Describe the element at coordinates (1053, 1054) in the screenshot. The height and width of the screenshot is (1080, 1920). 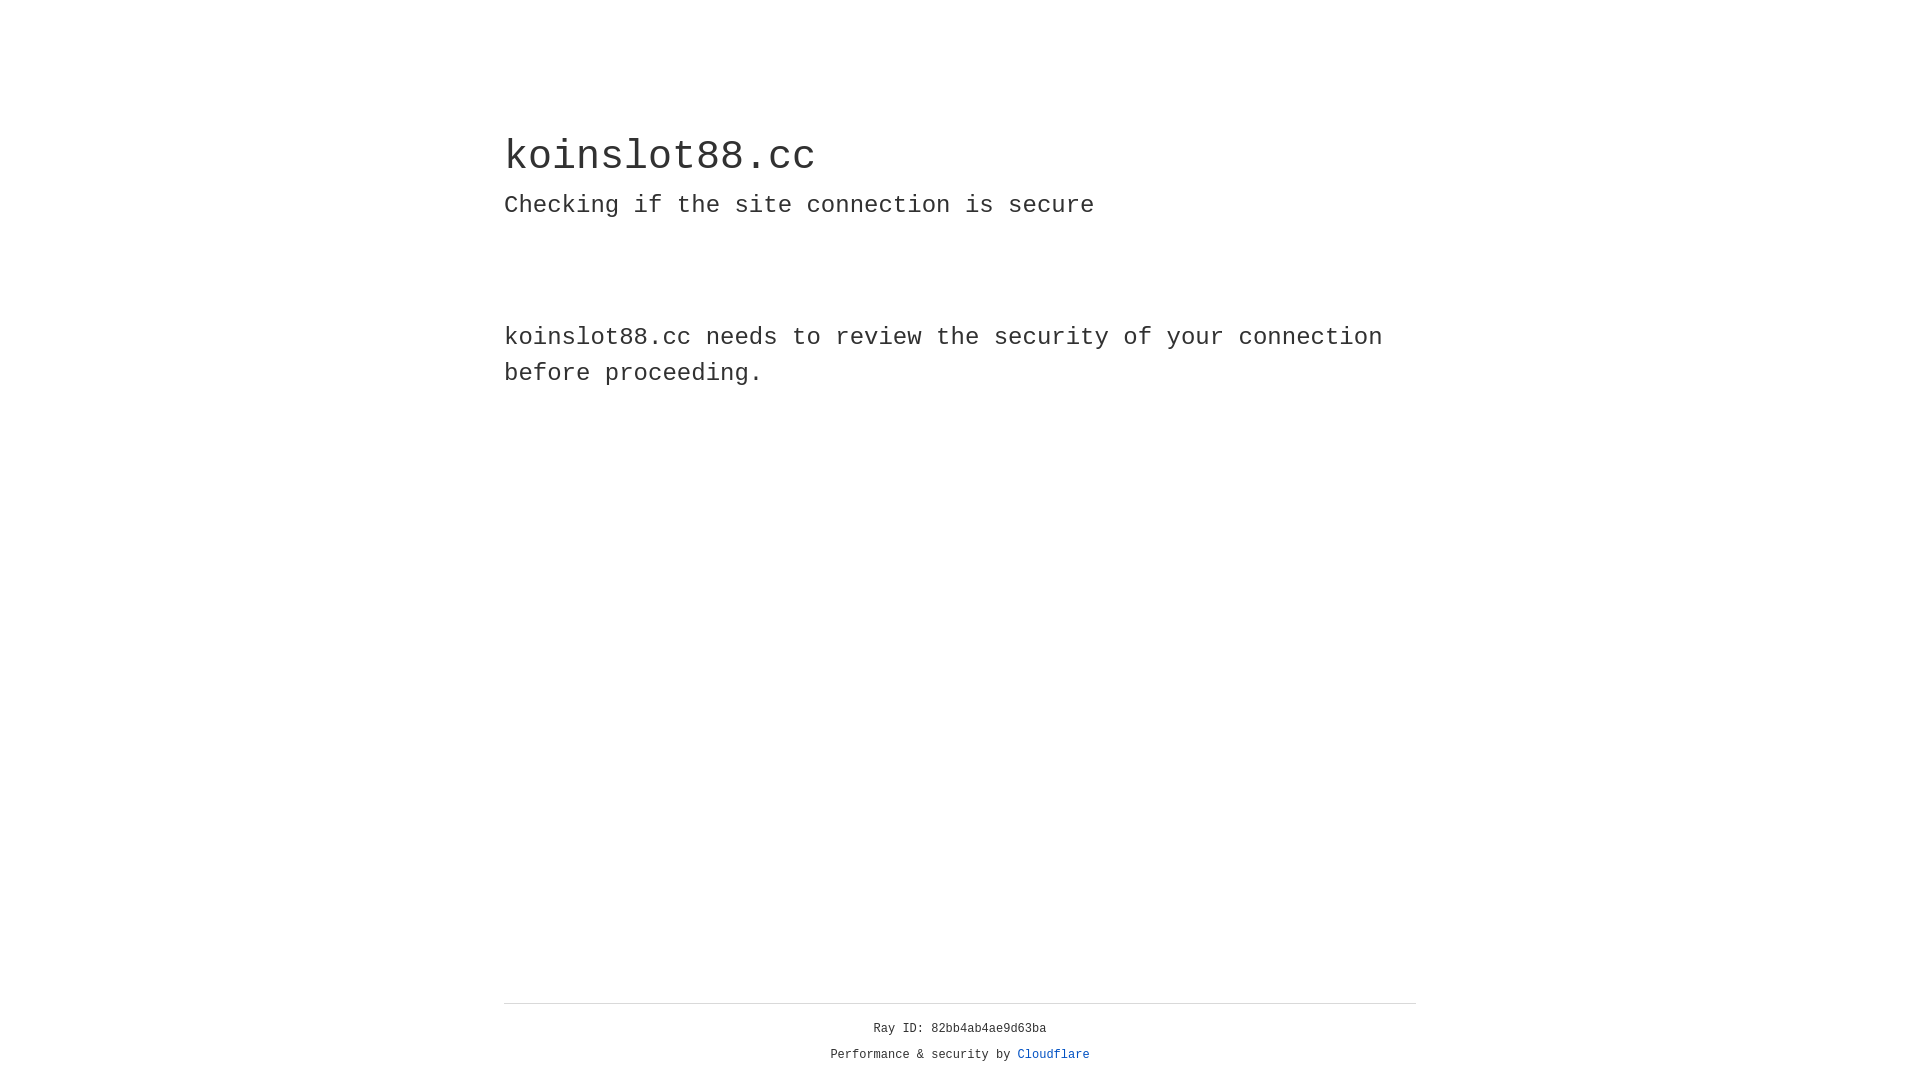
I see `'Cloudflare'` at that location.